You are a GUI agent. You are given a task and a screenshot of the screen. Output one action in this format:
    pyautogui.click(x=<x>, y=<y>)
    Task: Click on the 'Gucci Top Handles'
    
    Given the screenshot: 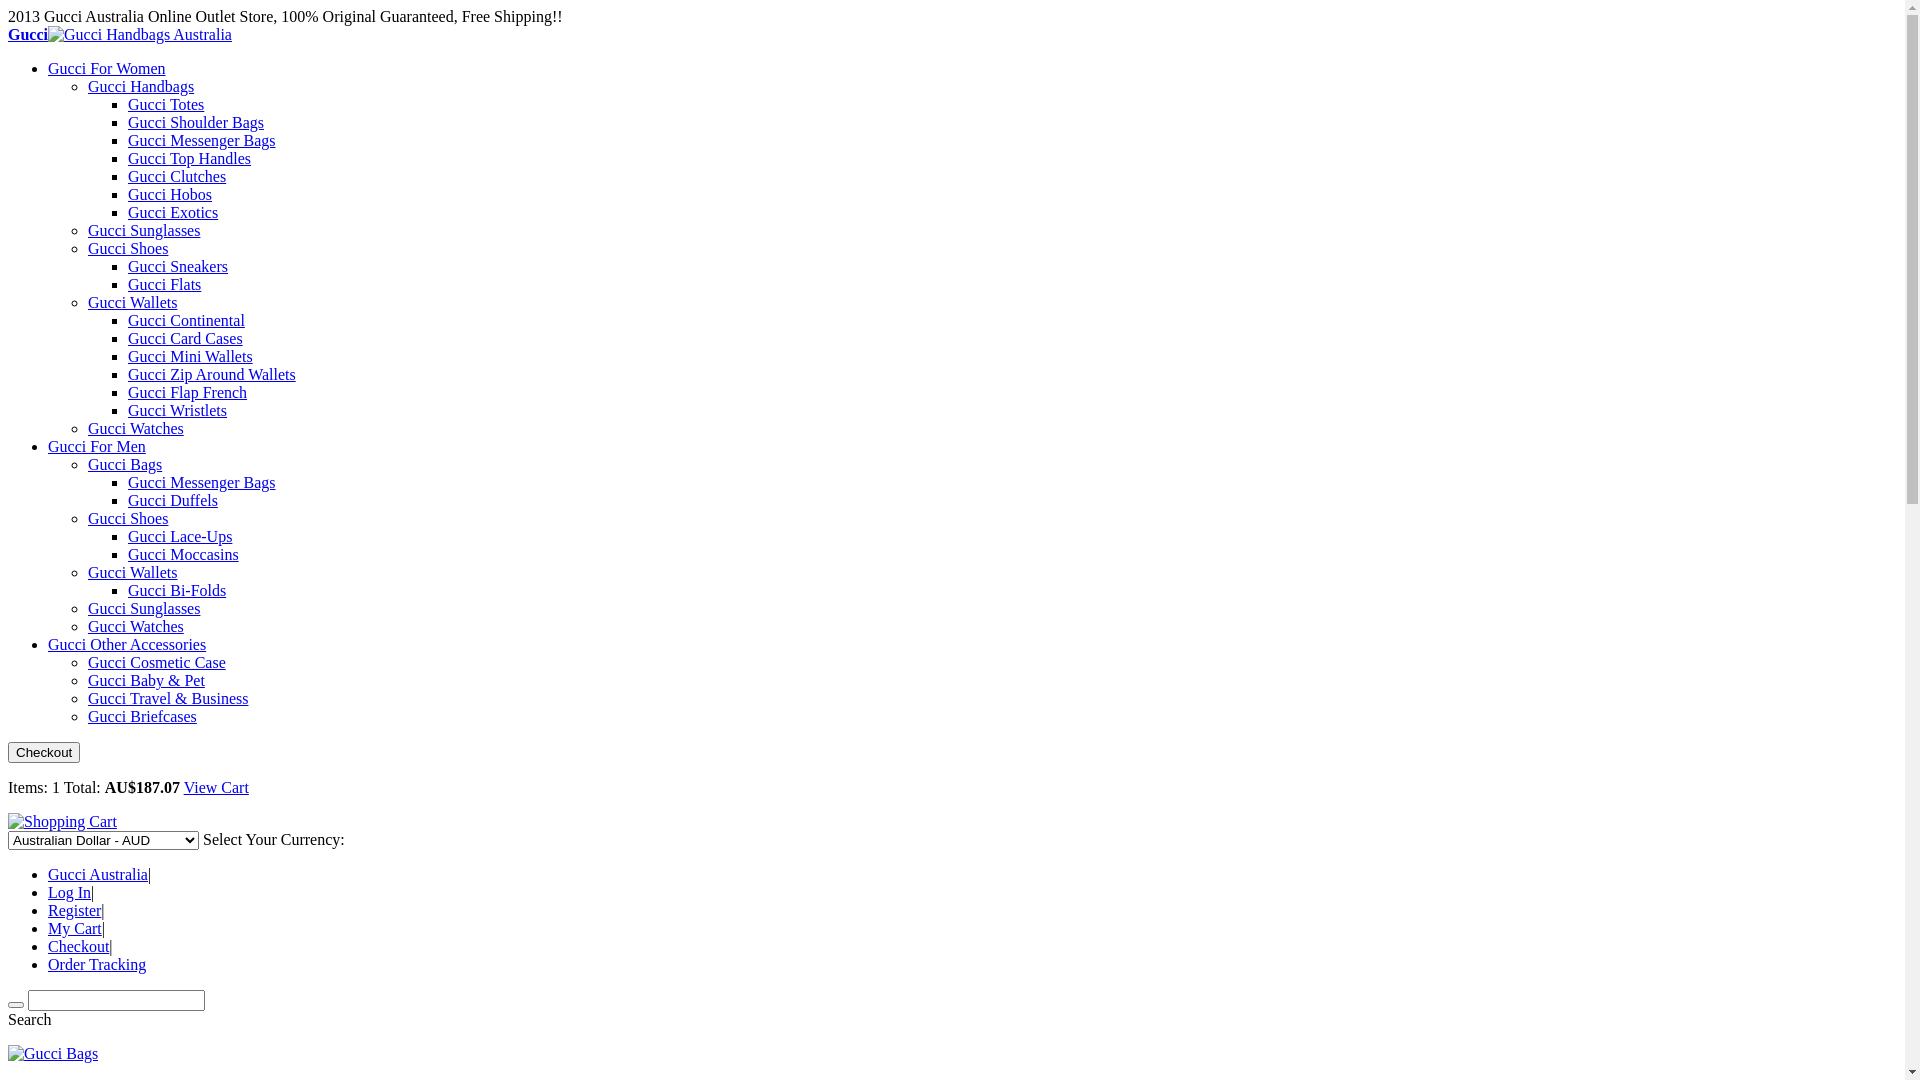 What is the action you would take?
    pyautogui.click(x=189, y=157)
    